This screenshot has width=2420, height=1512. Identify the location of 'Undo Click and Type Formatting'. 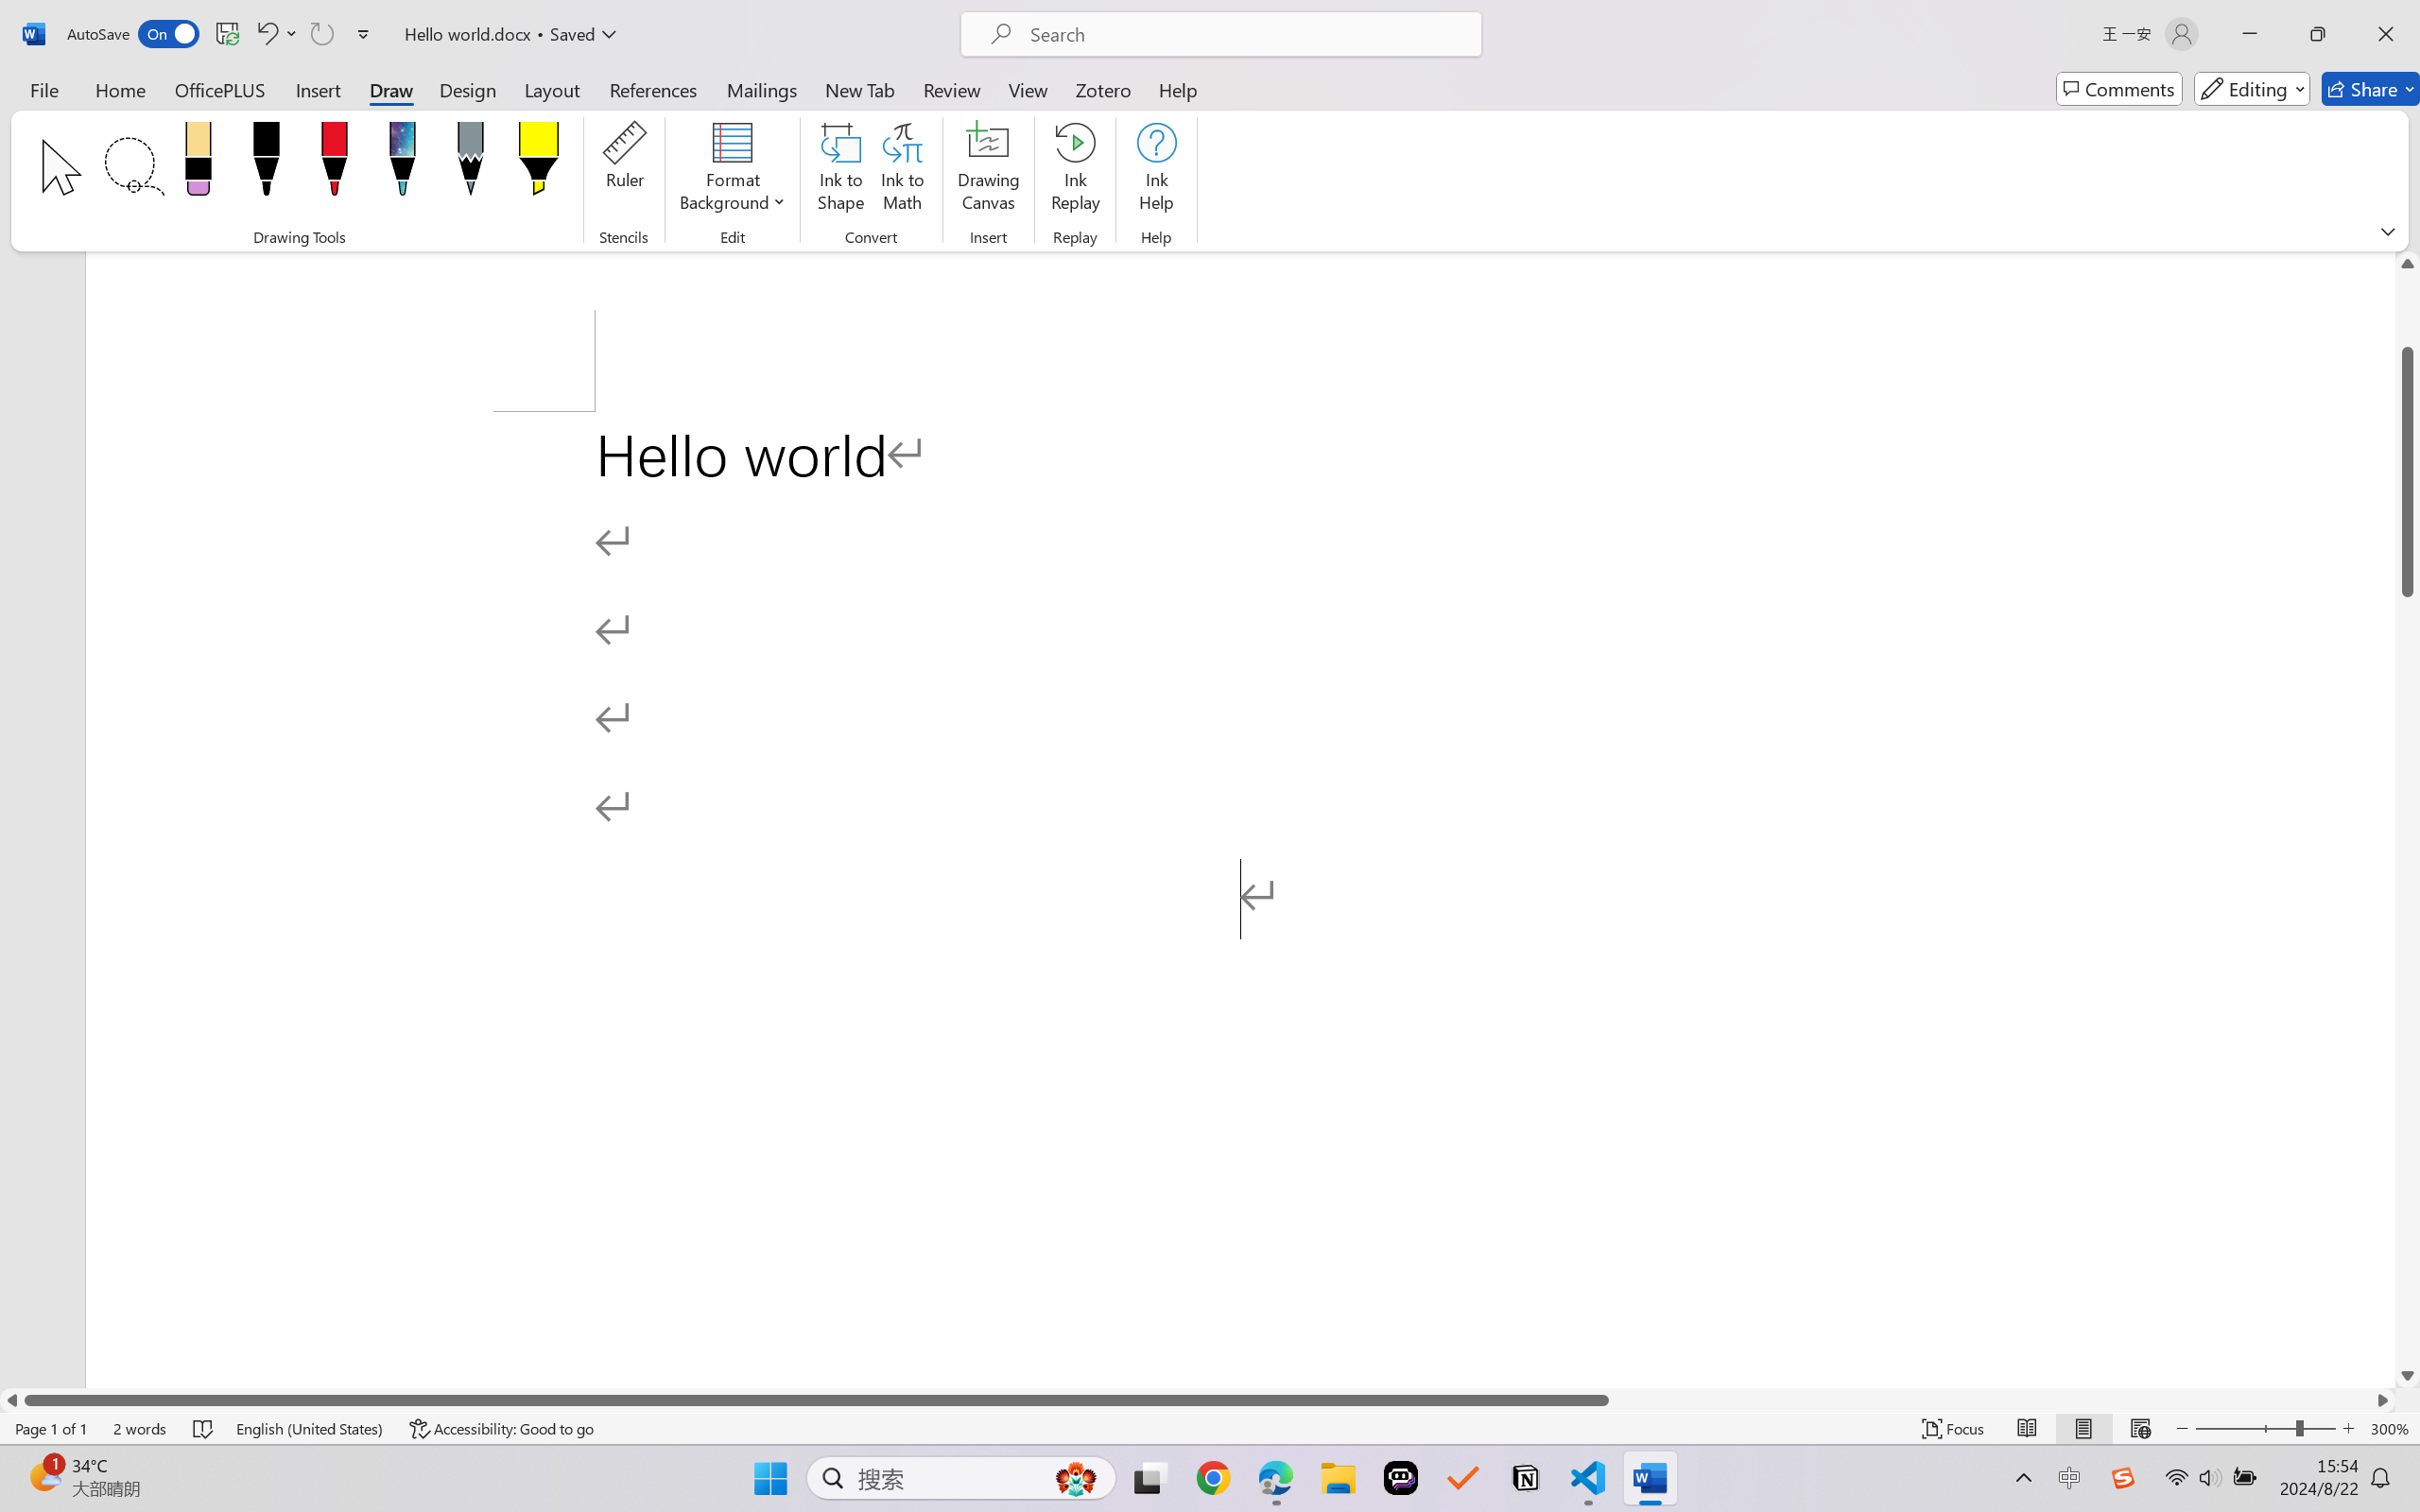
(274, 33).